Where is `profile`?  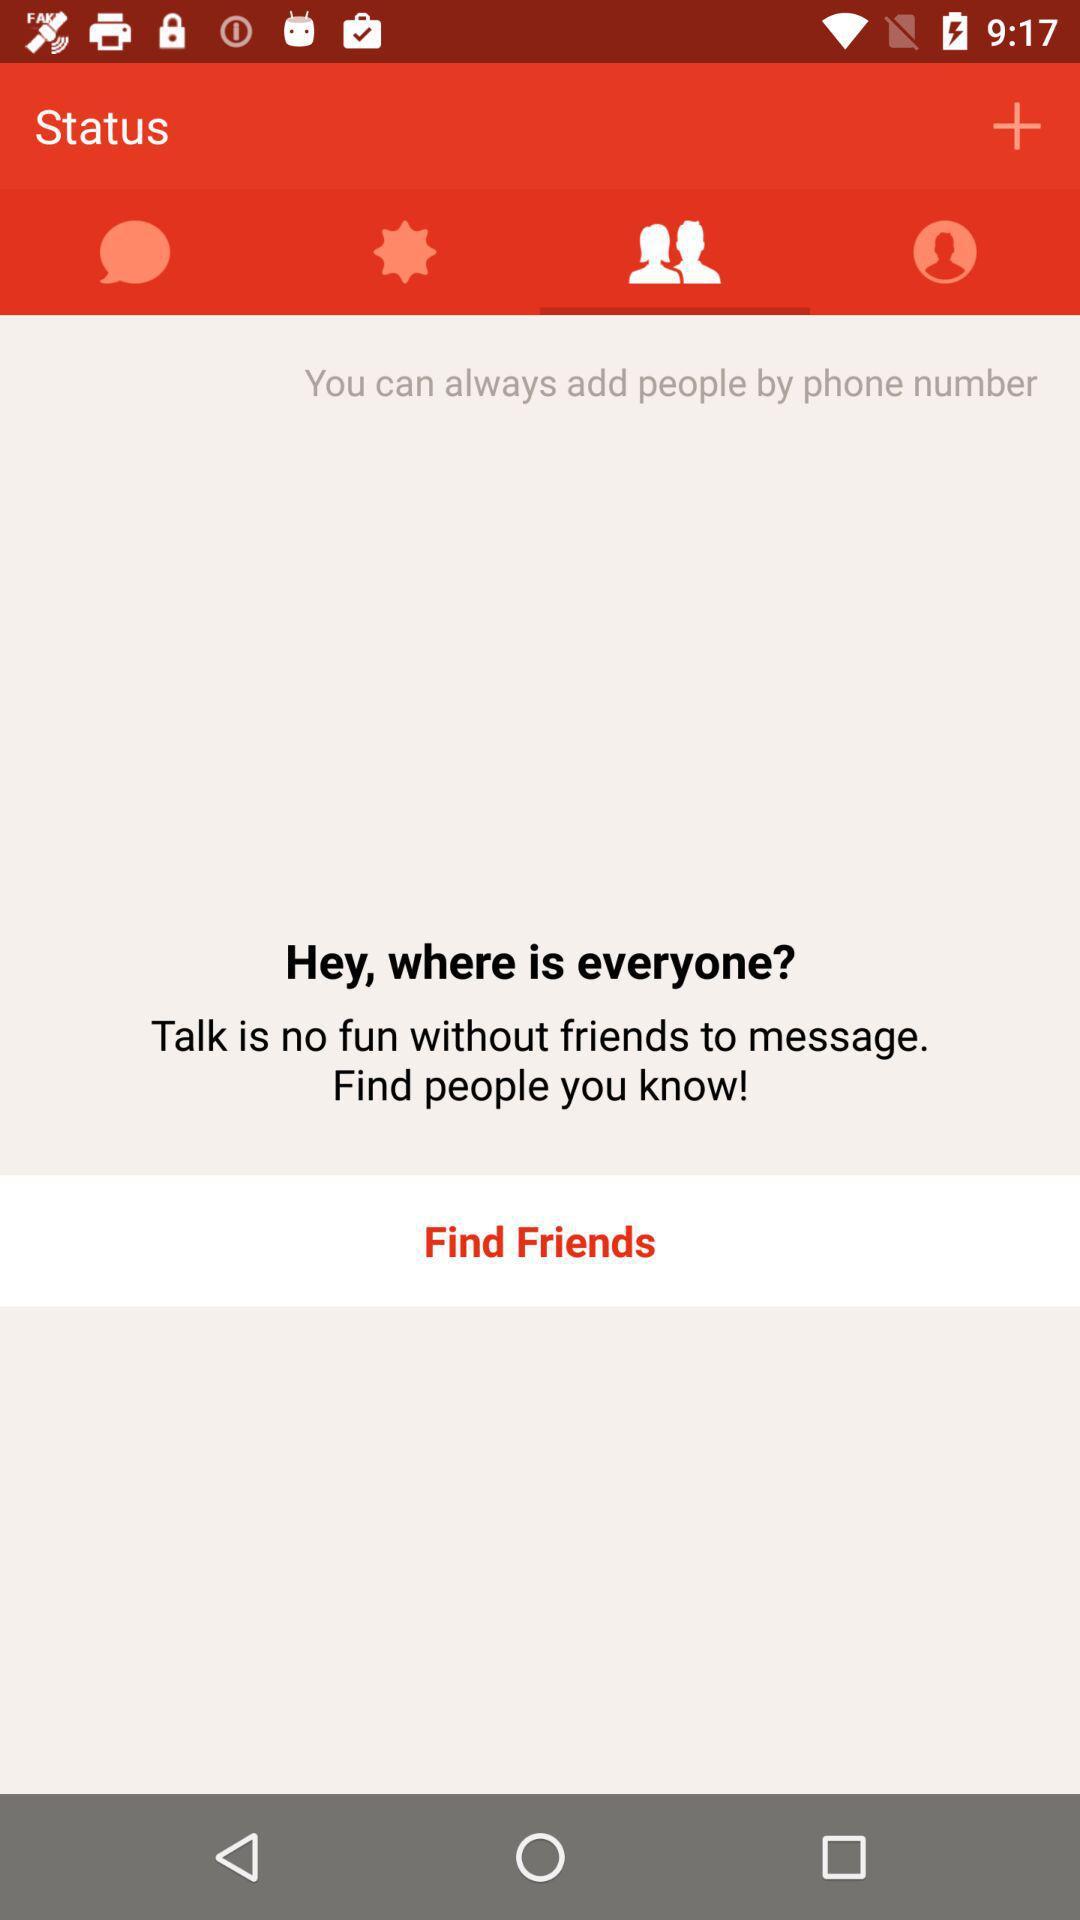 profile is located at coordinates (945, 251).